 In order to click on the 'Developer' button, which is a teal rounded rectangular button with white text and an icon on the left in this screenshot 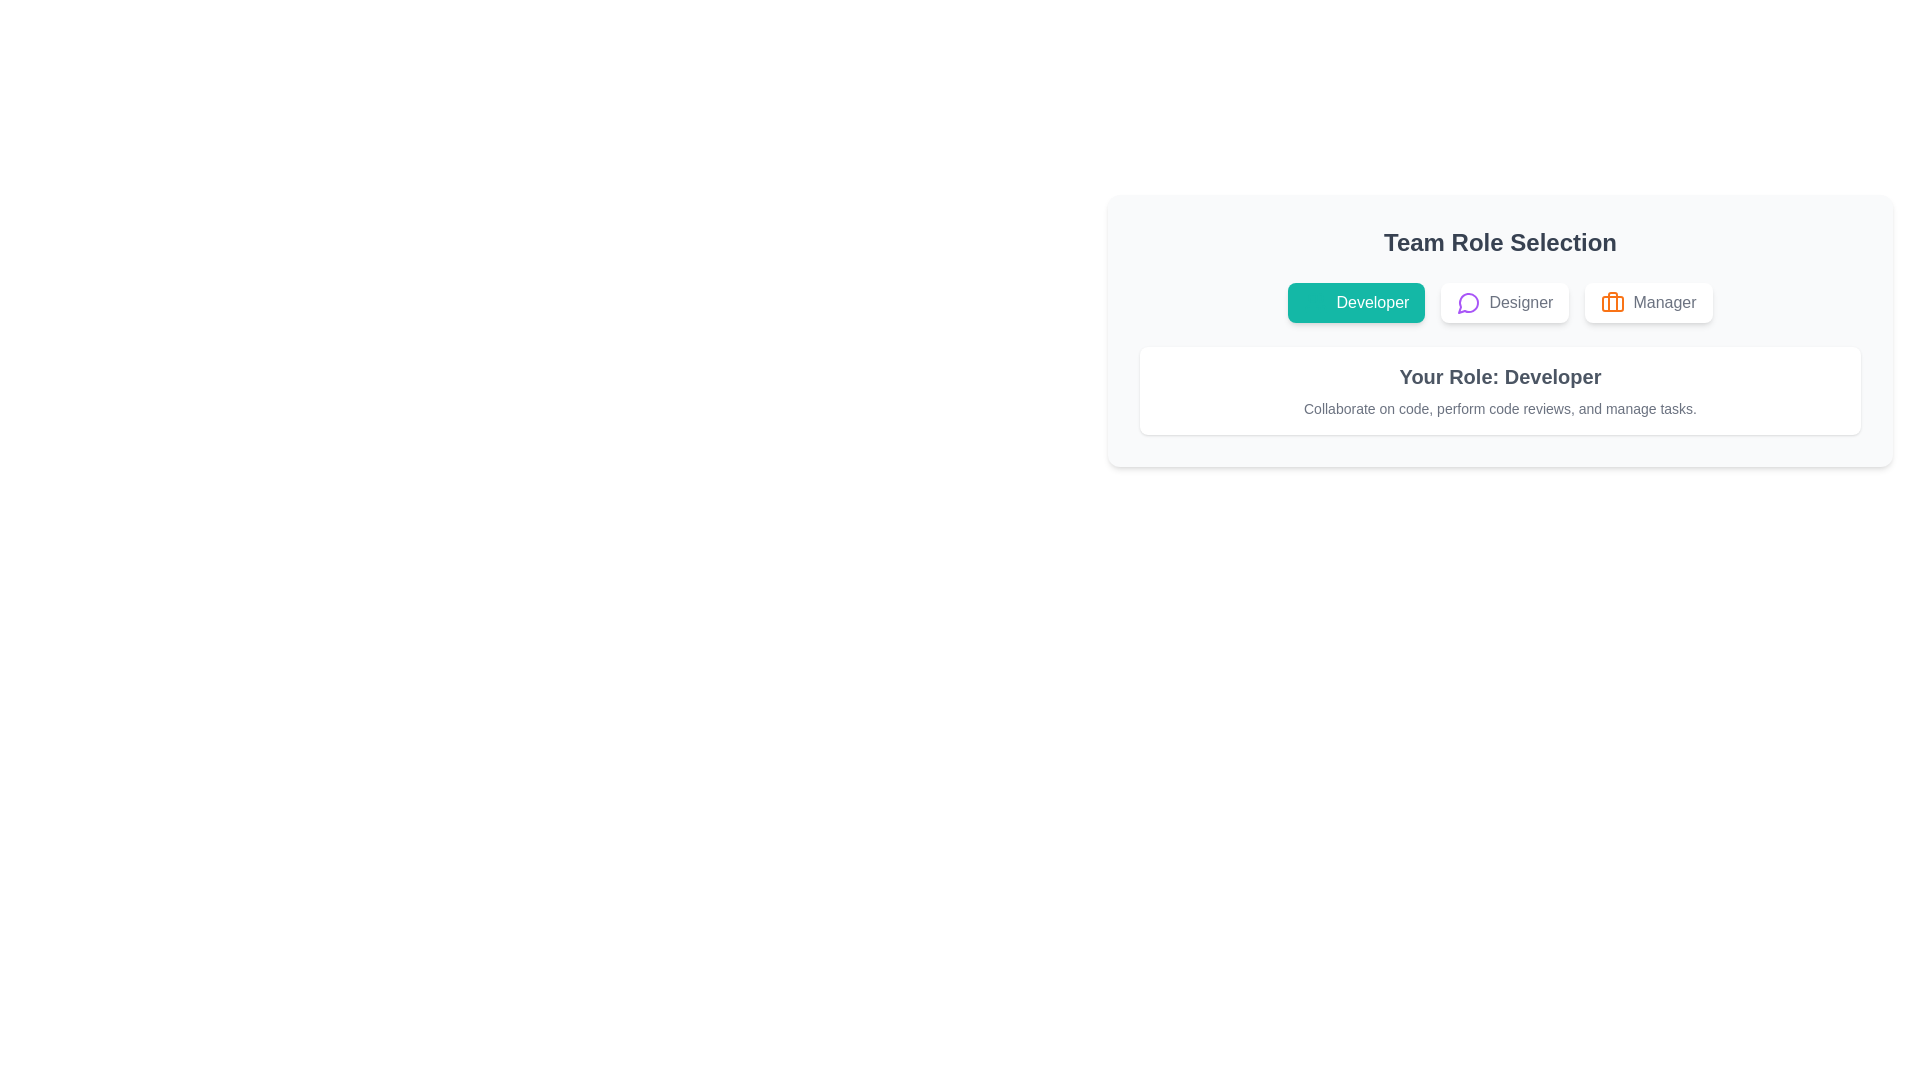, I will do `click(1356, 303)`.